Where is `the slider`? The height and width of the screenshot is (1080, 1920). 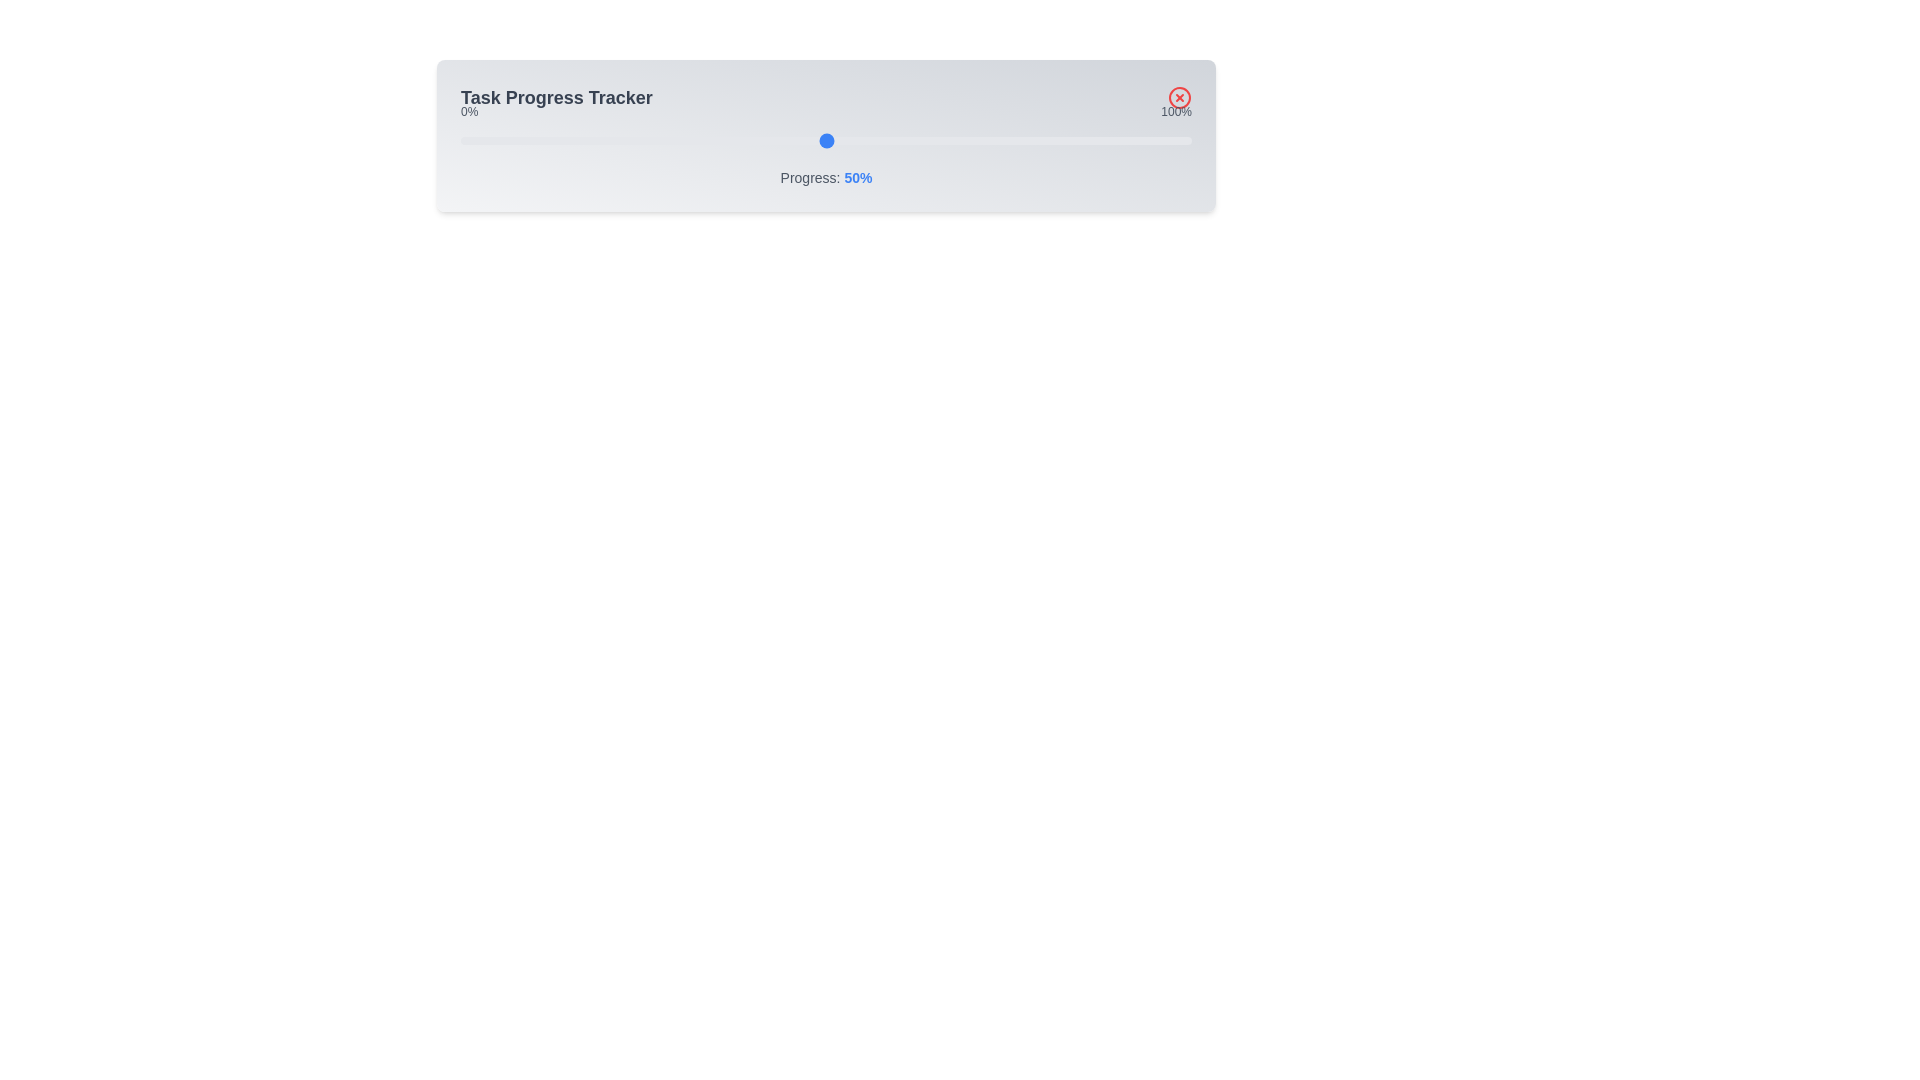 the slider is located at coordinates (1095, 140).